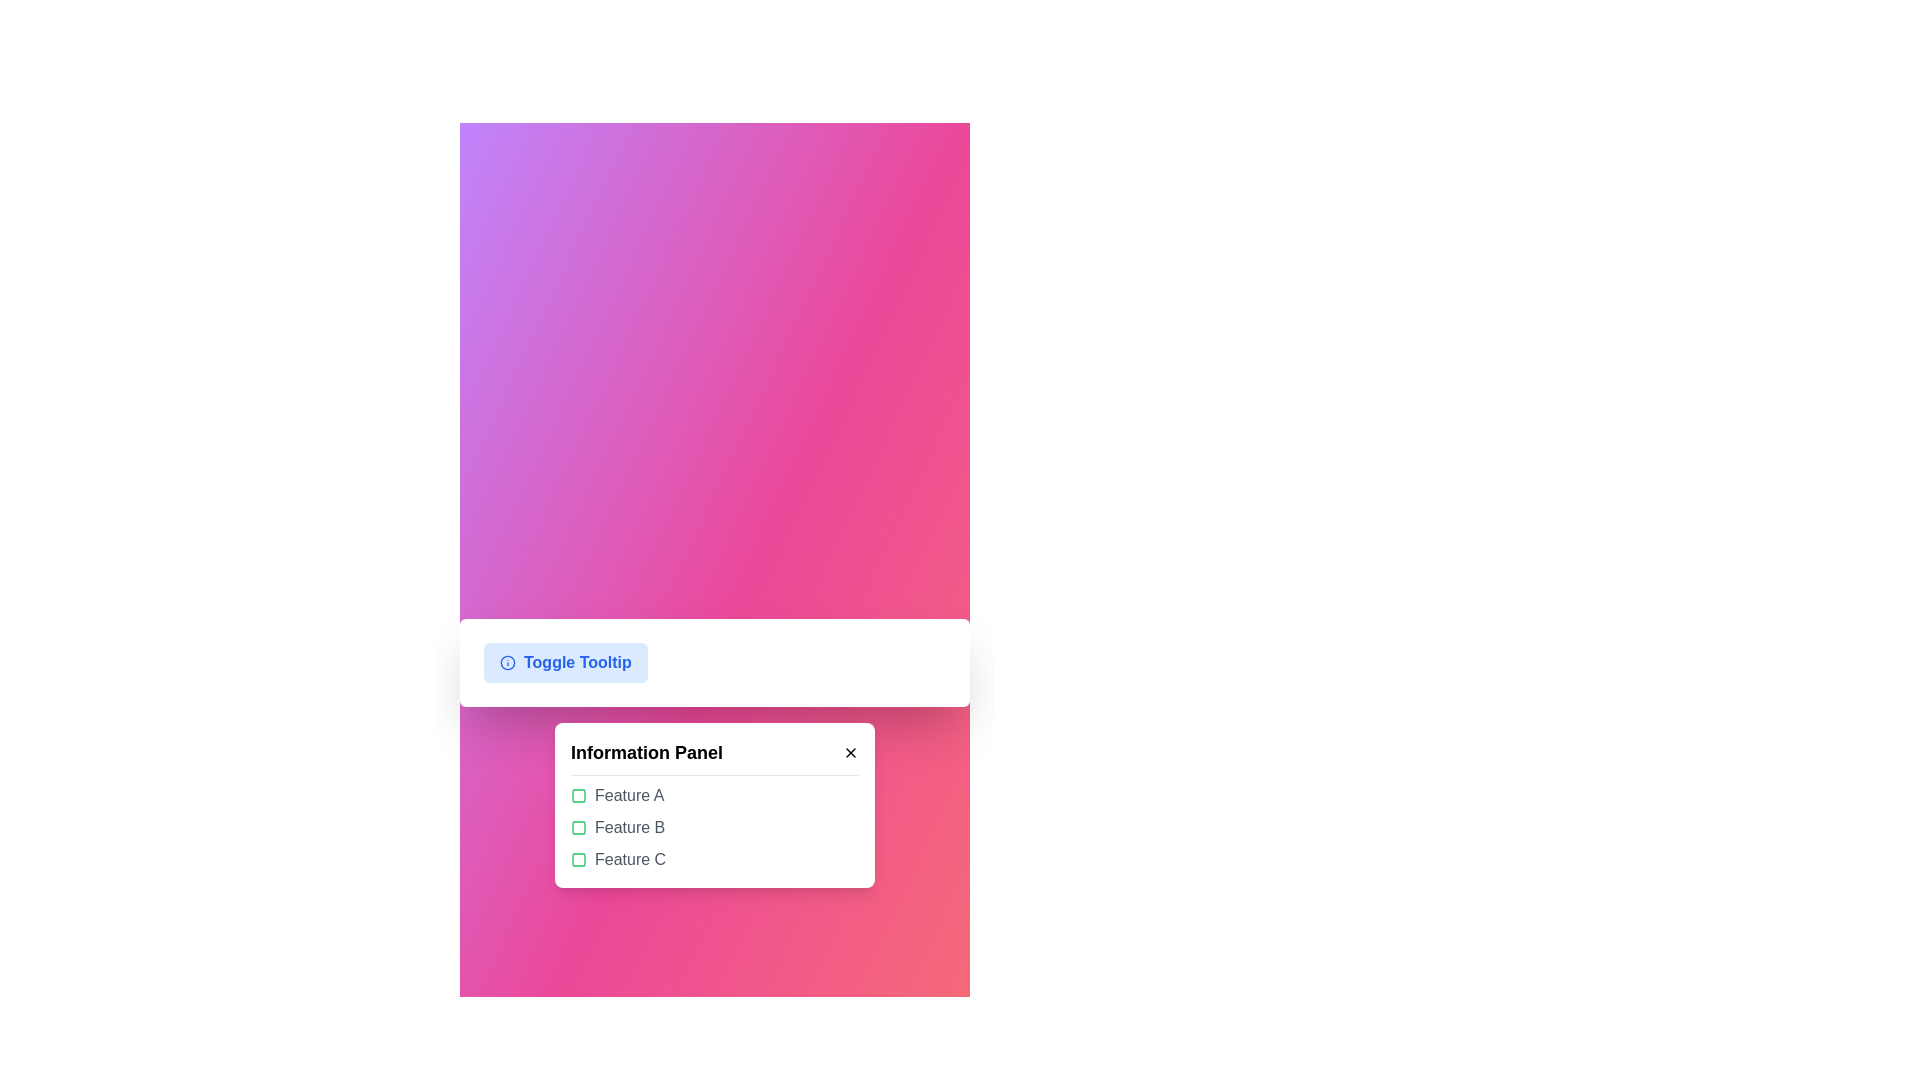 Image resolution: width=1920 pixels, height=1080 pixels. Describe the element at coordinates (647, 752) in the screenshot. I see `the 'Information Panel' text label, which is displayed in bold and larger font at the top of the panel` at that location.